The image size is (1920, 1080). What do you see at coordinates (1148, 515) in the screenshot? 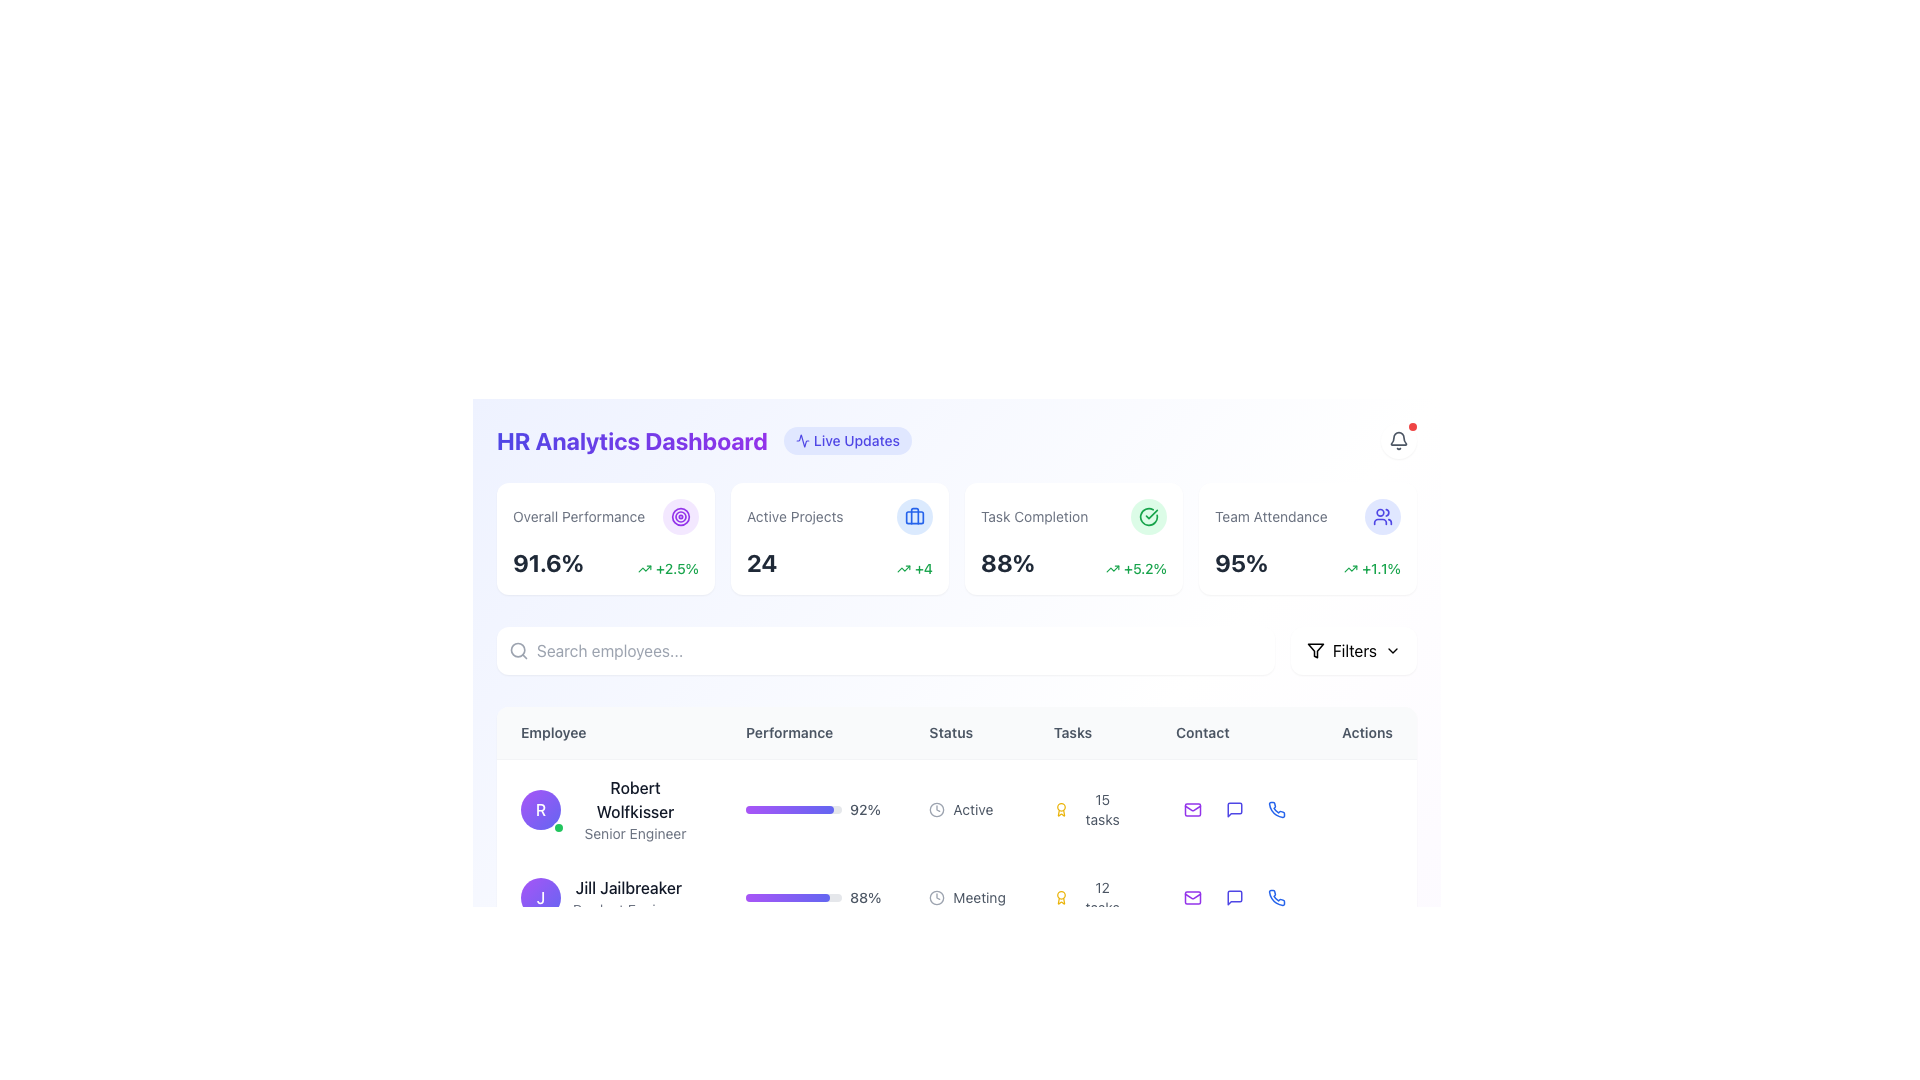
I see `the status indicator icon located on the right side of the 'Task Completion' label in the dashboard, which visually confirms the completion of a task` at bounding box center [1148, 515].